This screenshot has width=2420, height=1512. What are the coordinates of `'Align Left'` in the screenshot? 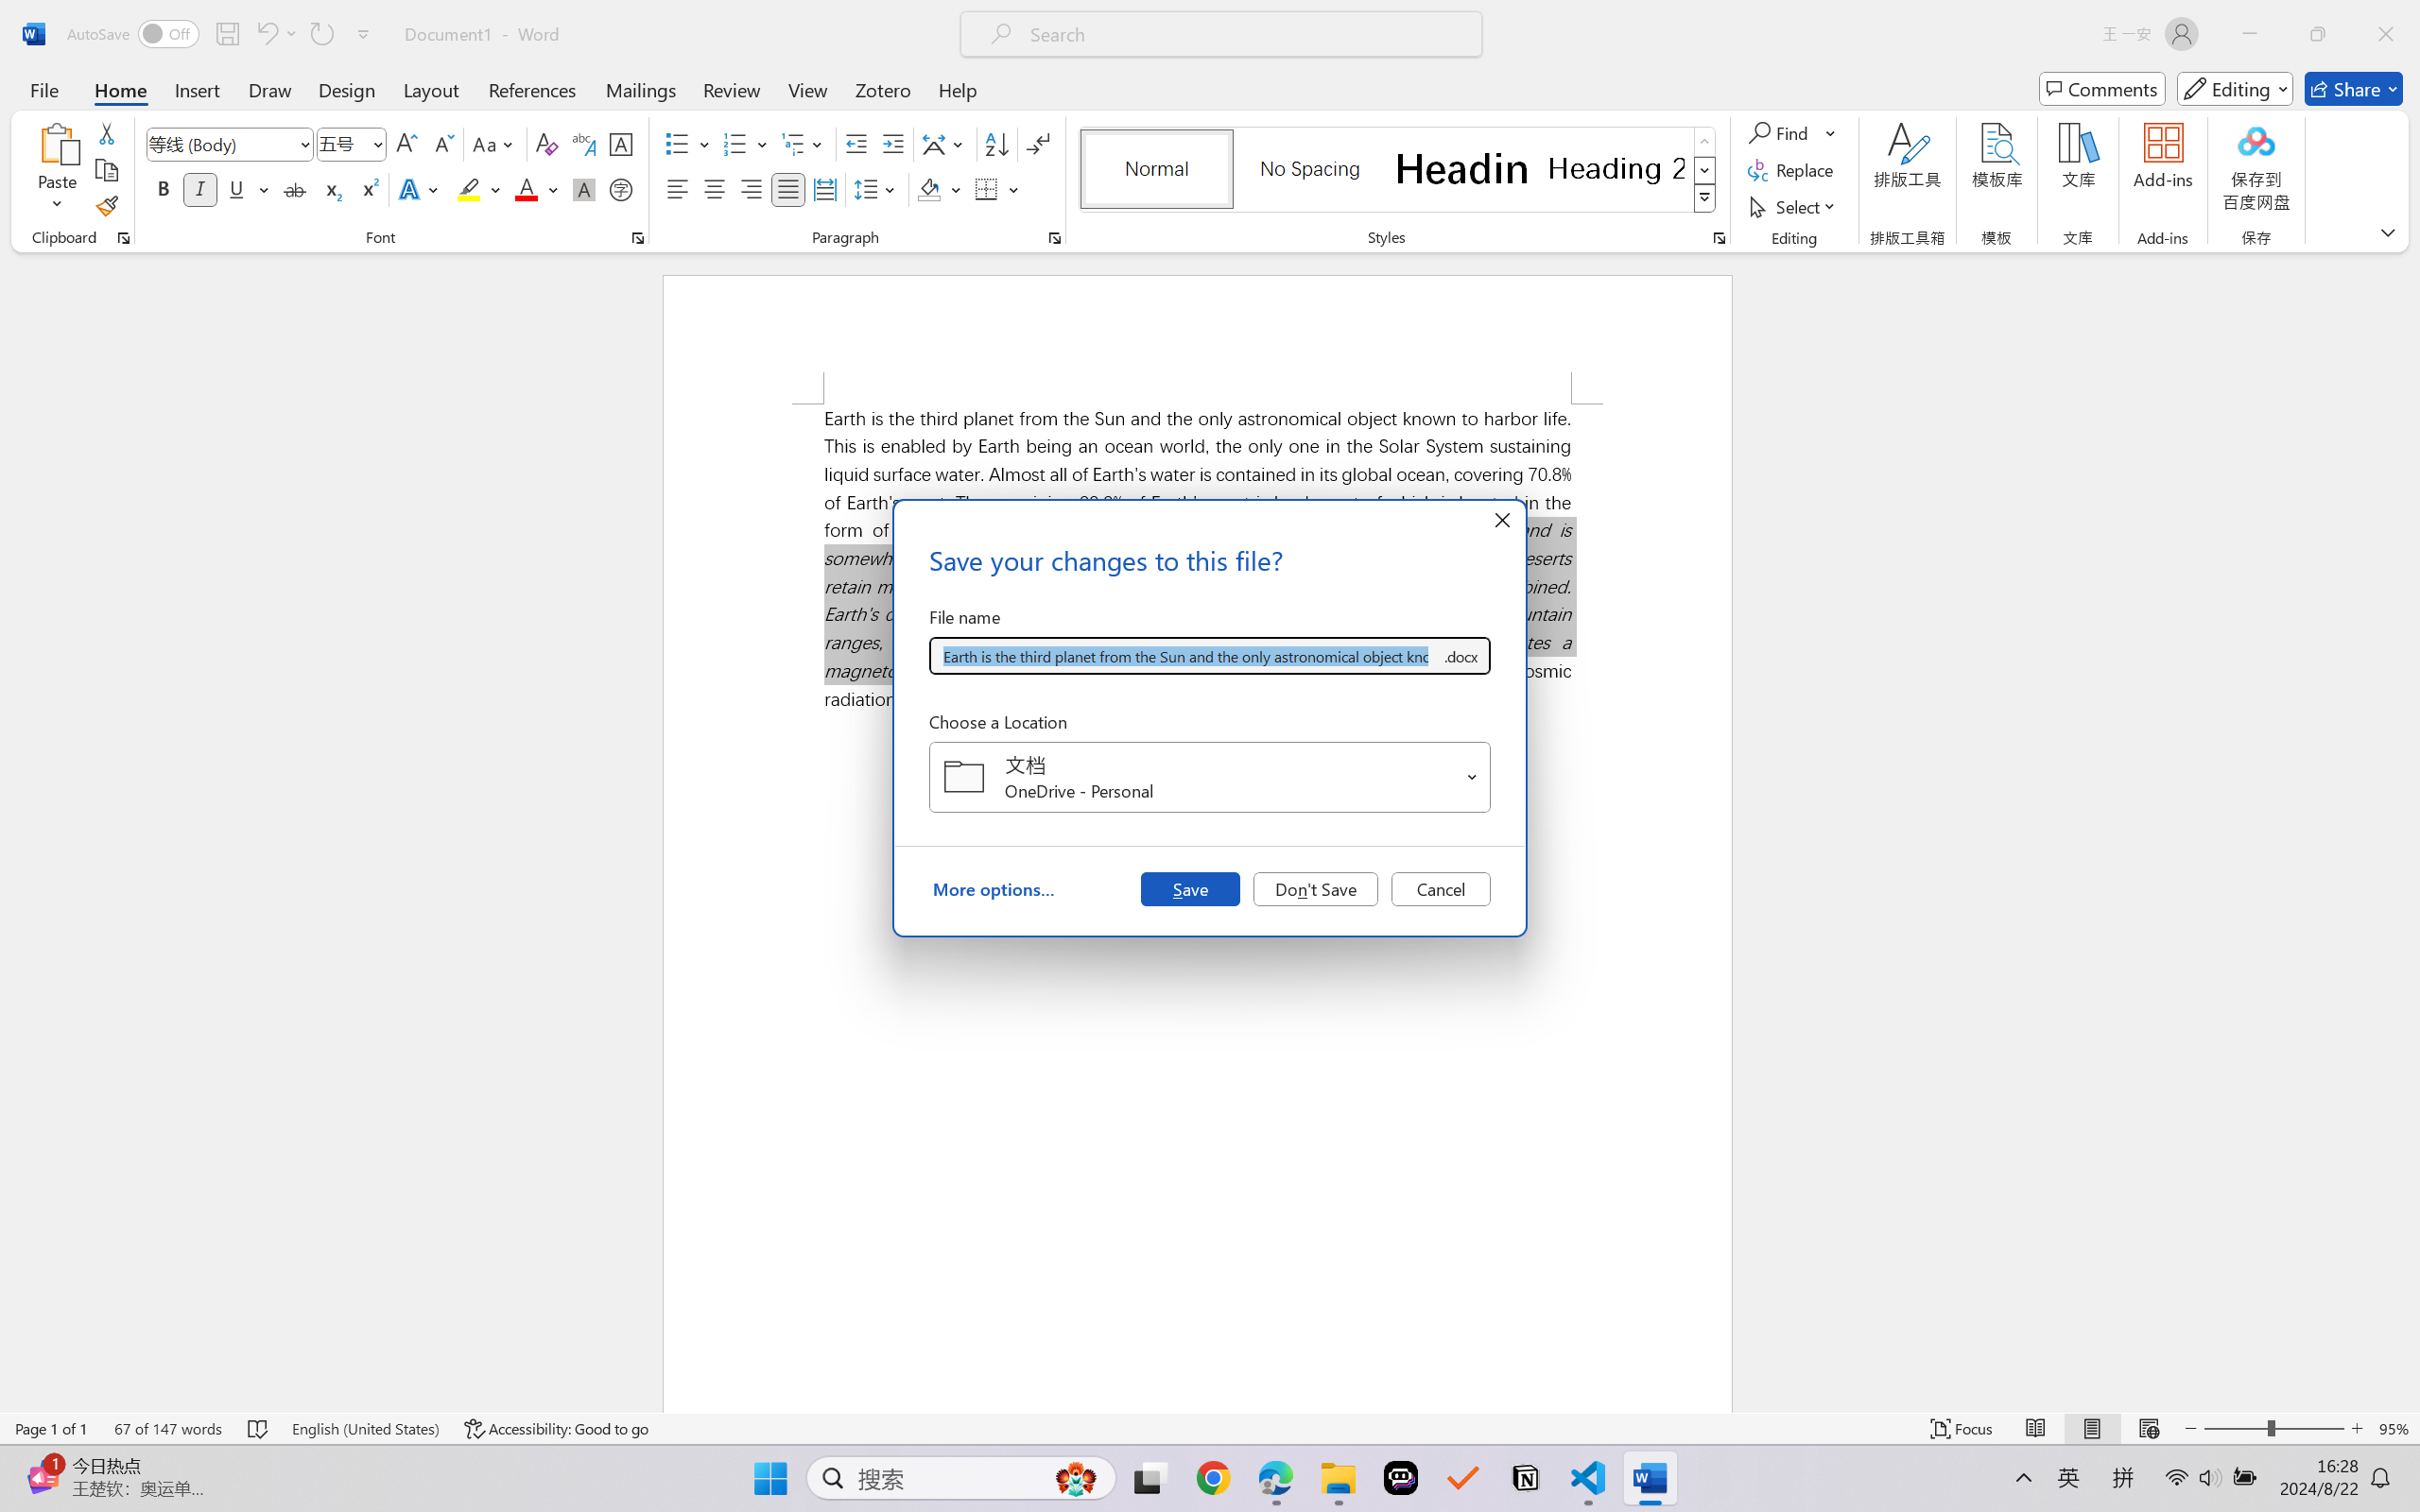 It's located at (677, 188).